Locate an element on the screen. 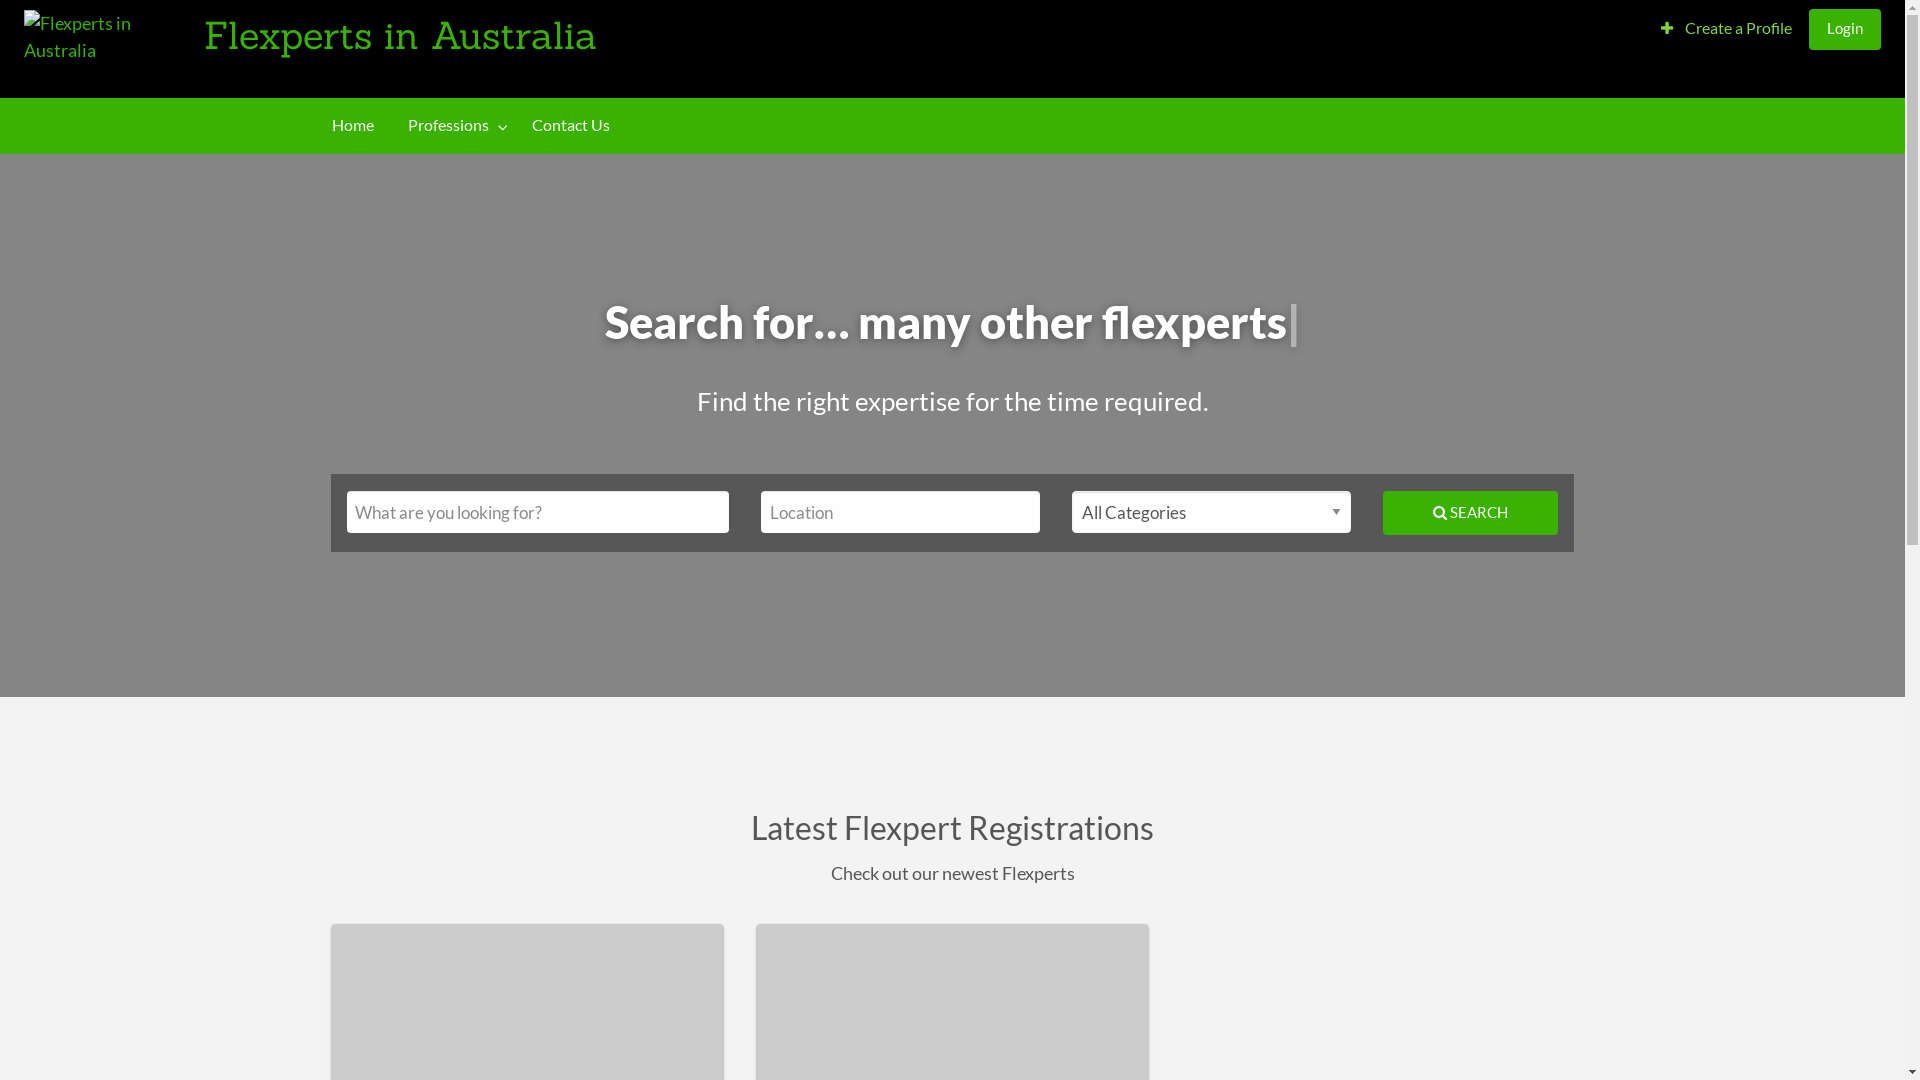 Image resolution: width=1920 pixels, height=1080 pixels. 'Home' is located at coordinates (353, 125).